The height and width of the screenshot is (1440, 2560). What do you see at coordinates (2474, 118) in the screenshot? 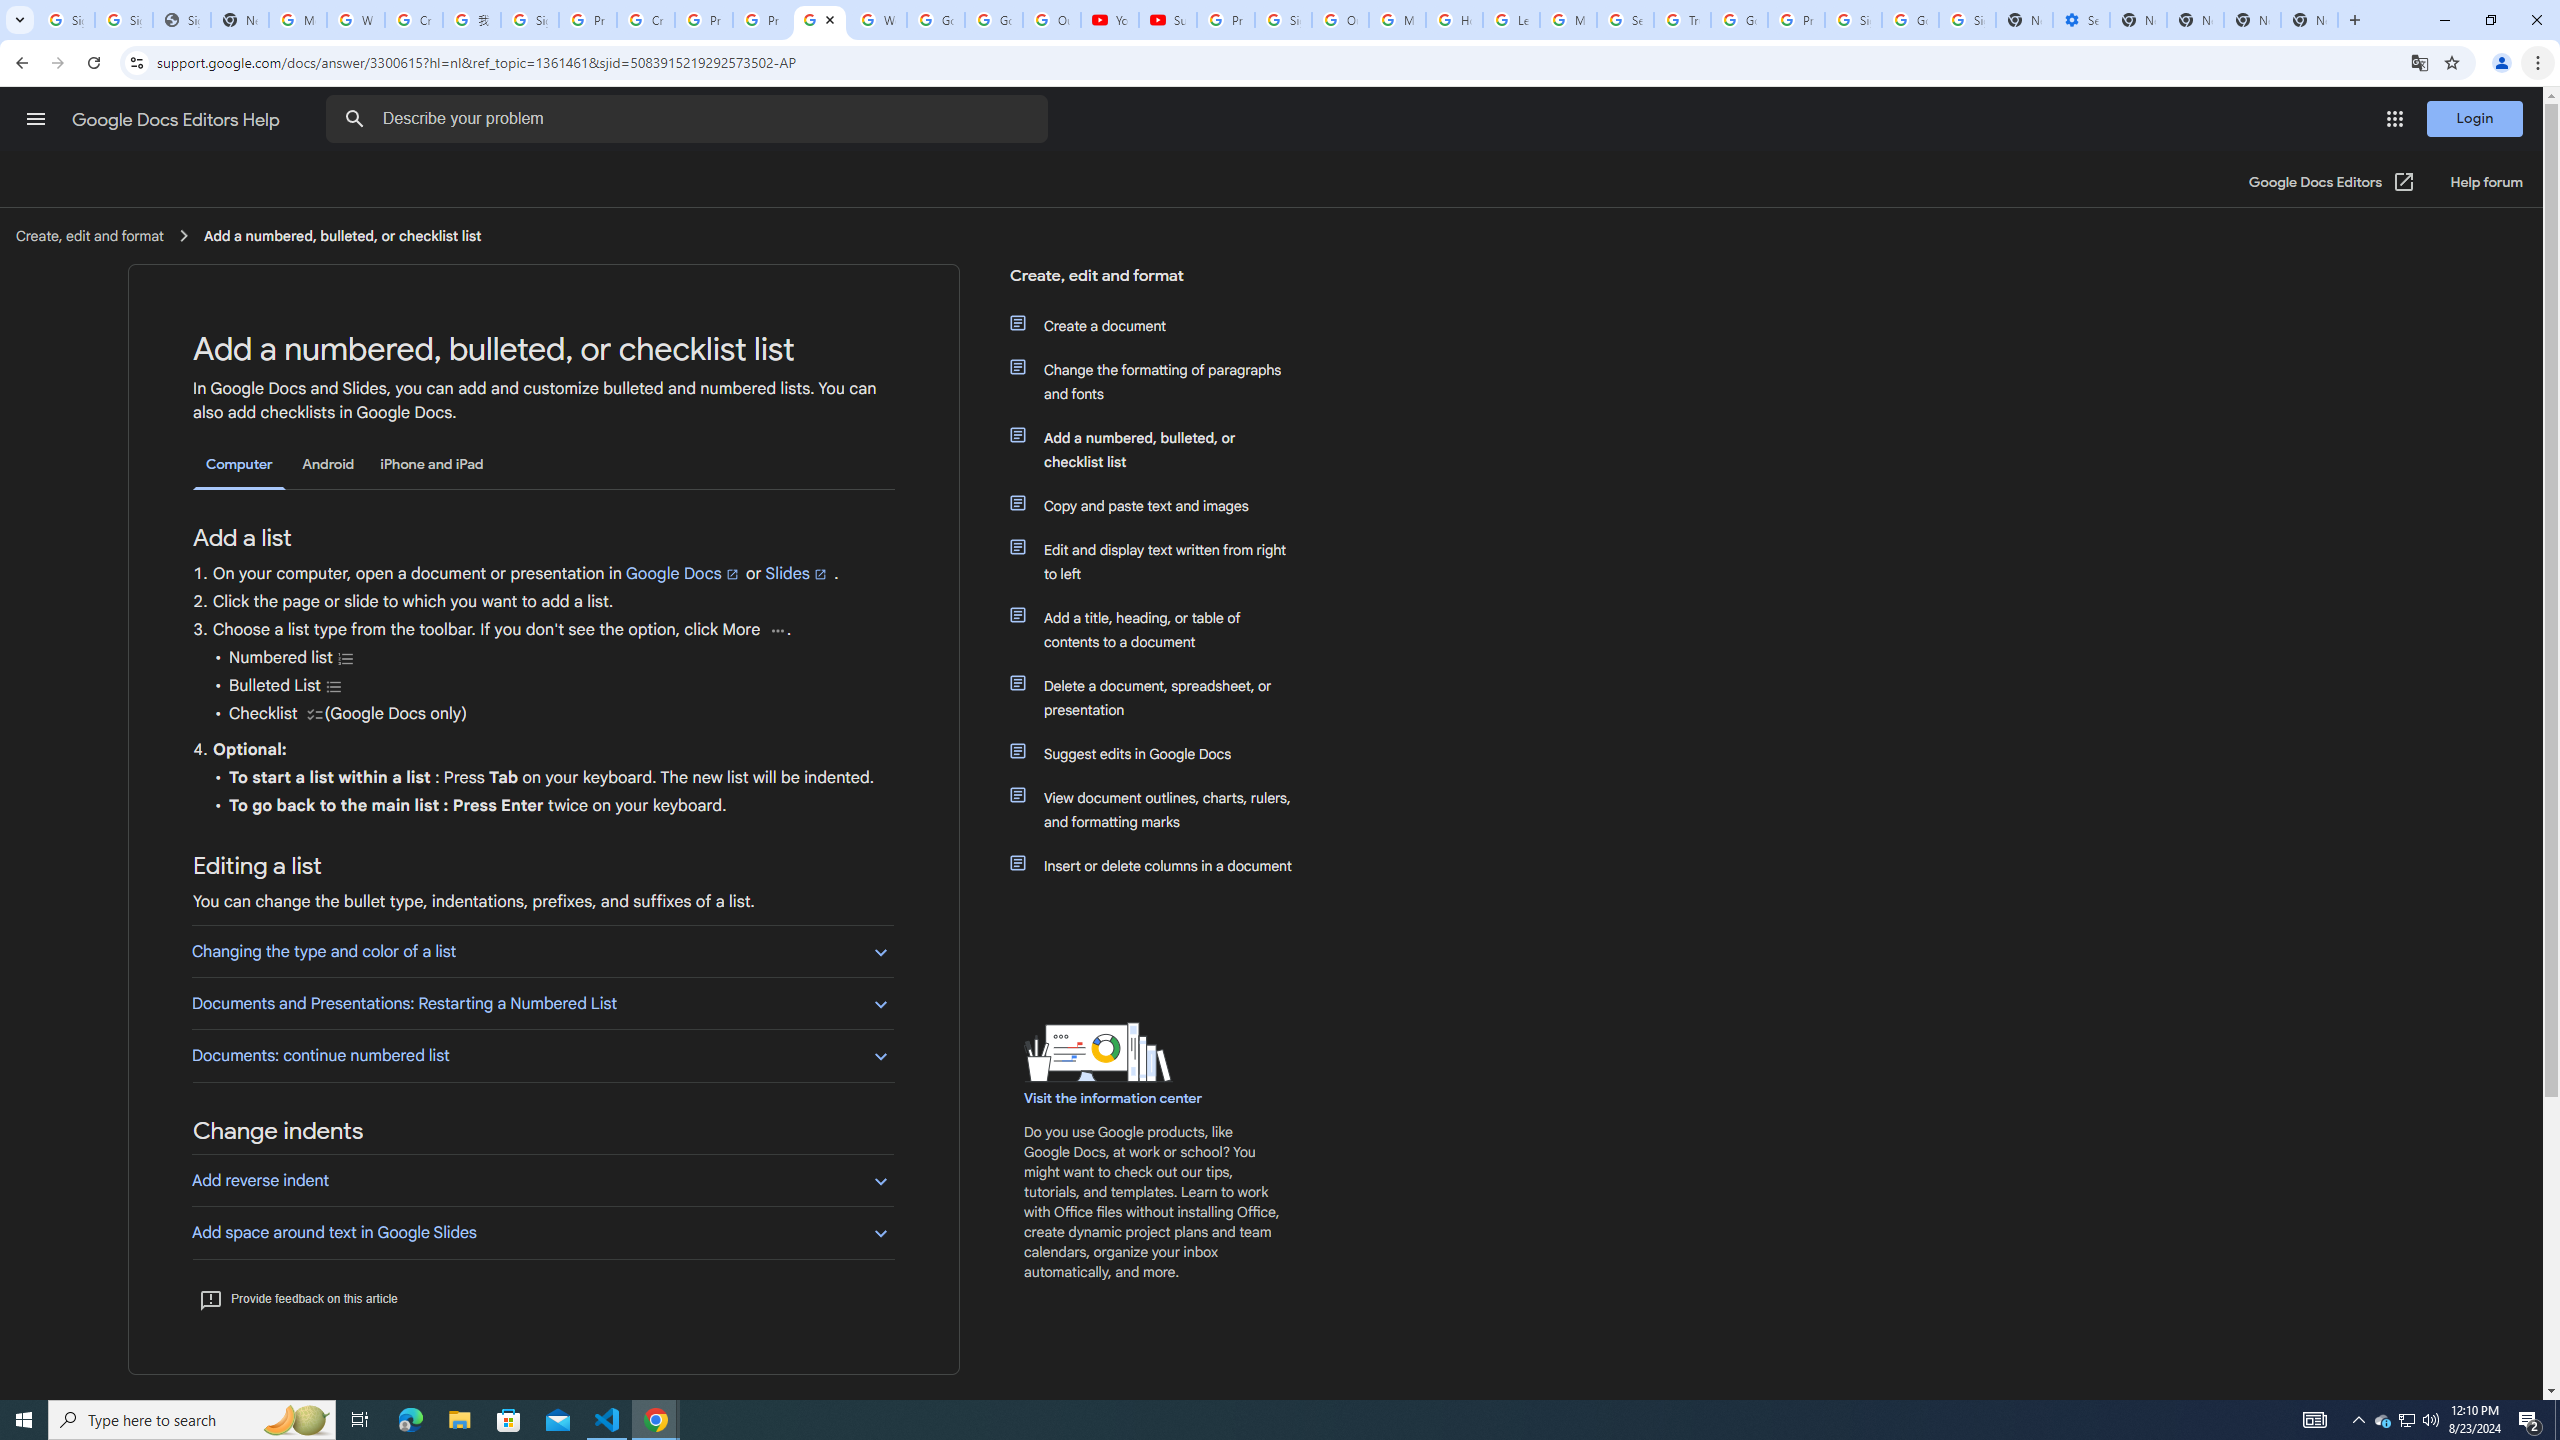
I see `'Login'` at bounding box center [2474, 118].